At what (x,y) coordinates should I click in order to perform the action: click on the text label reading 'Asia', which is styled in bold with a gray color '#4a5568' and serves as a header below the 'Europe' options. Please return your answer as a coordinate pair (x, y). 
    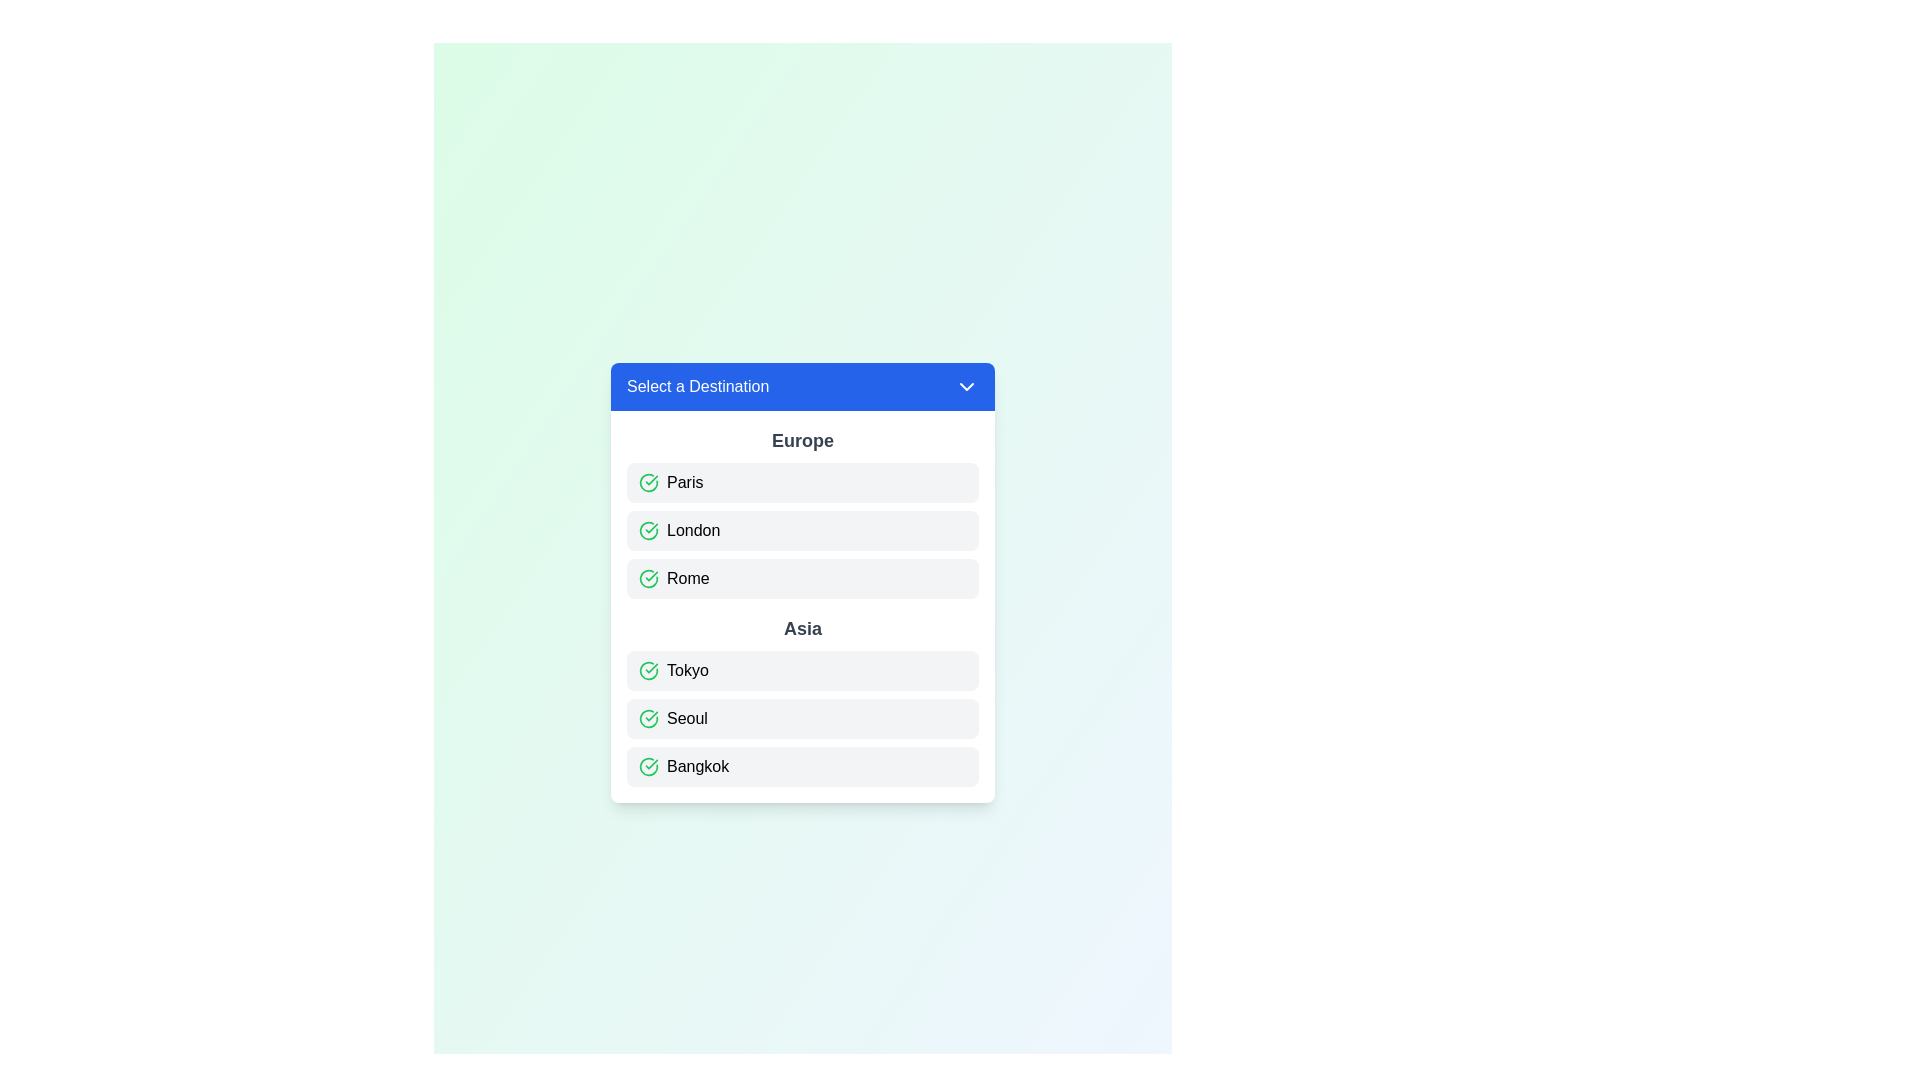
    Looking at the image, I should click on (802, 627).